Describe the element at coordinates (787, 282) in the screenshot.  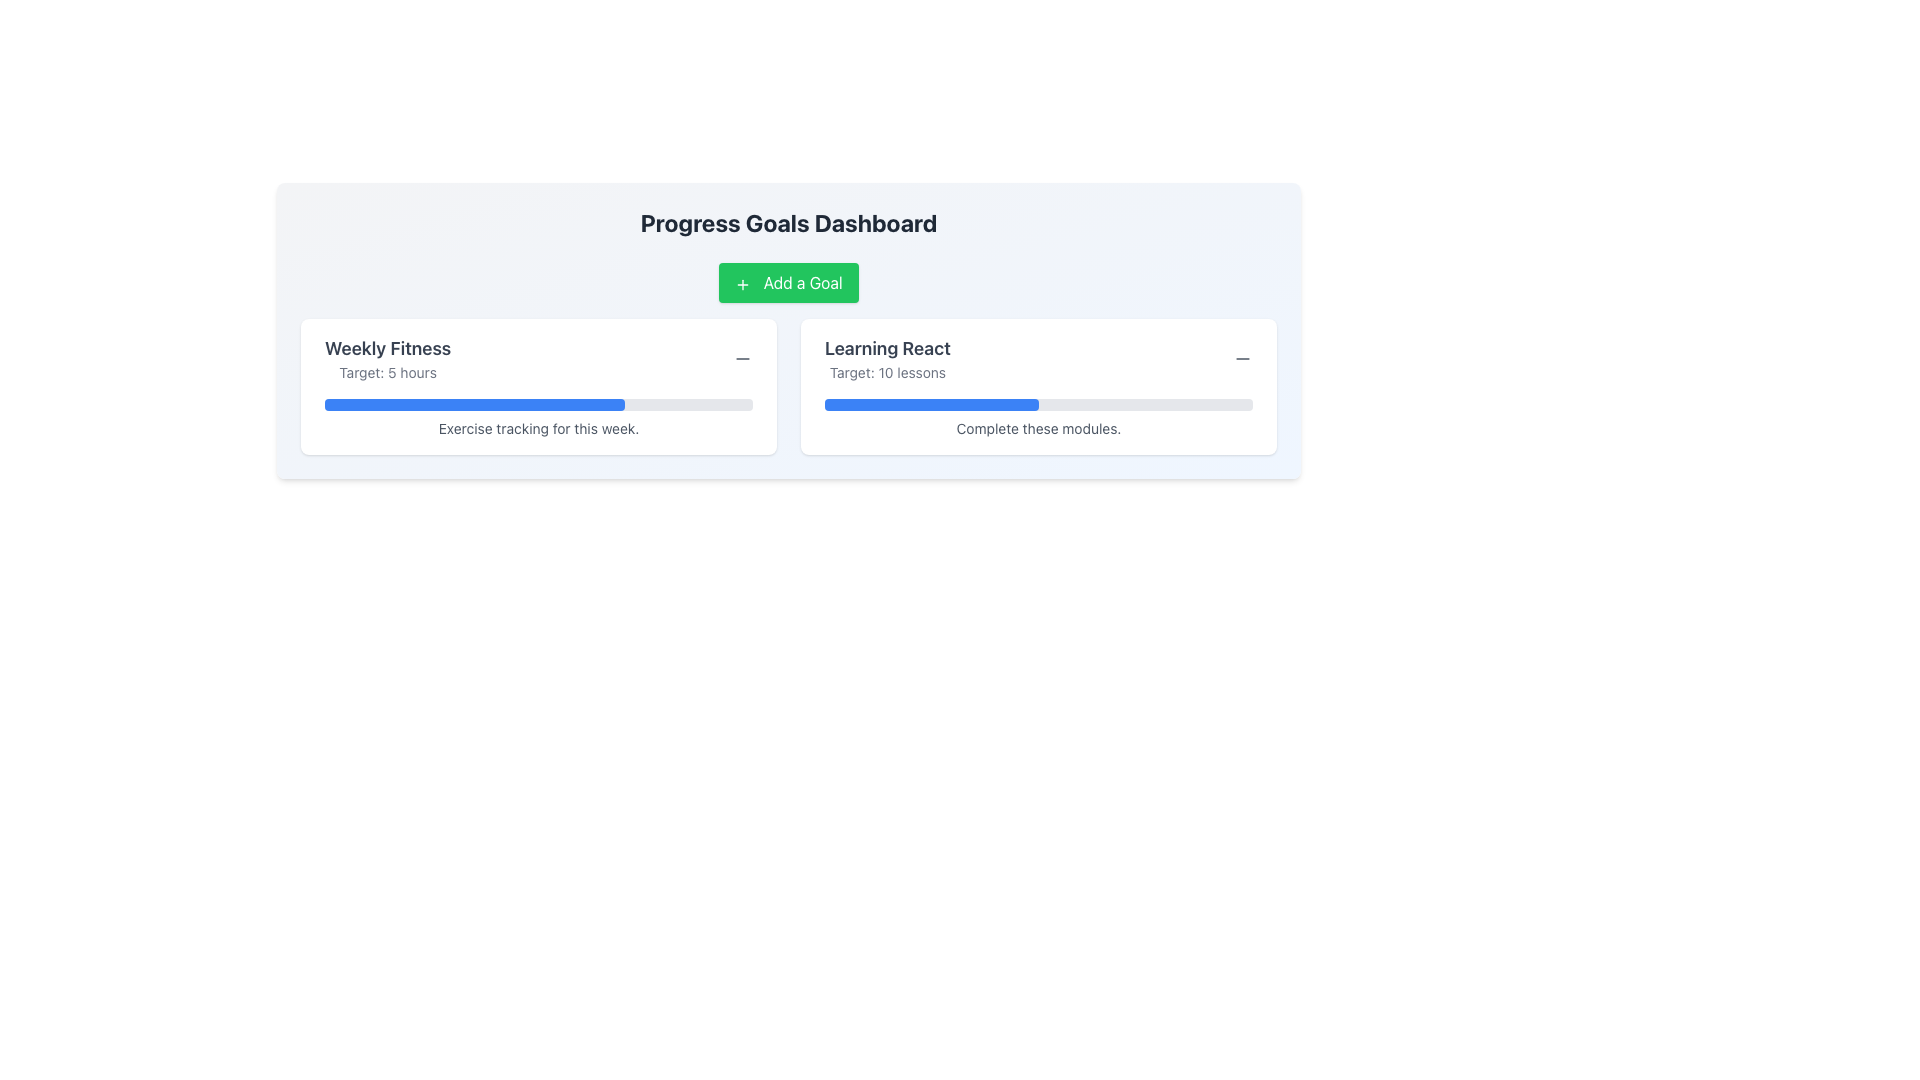
I see `the 'Add a Goal' button with a green background and white text located at the center-top of the 'Progress Goals Dashboard' section to enable keyboard interaction` at that location.